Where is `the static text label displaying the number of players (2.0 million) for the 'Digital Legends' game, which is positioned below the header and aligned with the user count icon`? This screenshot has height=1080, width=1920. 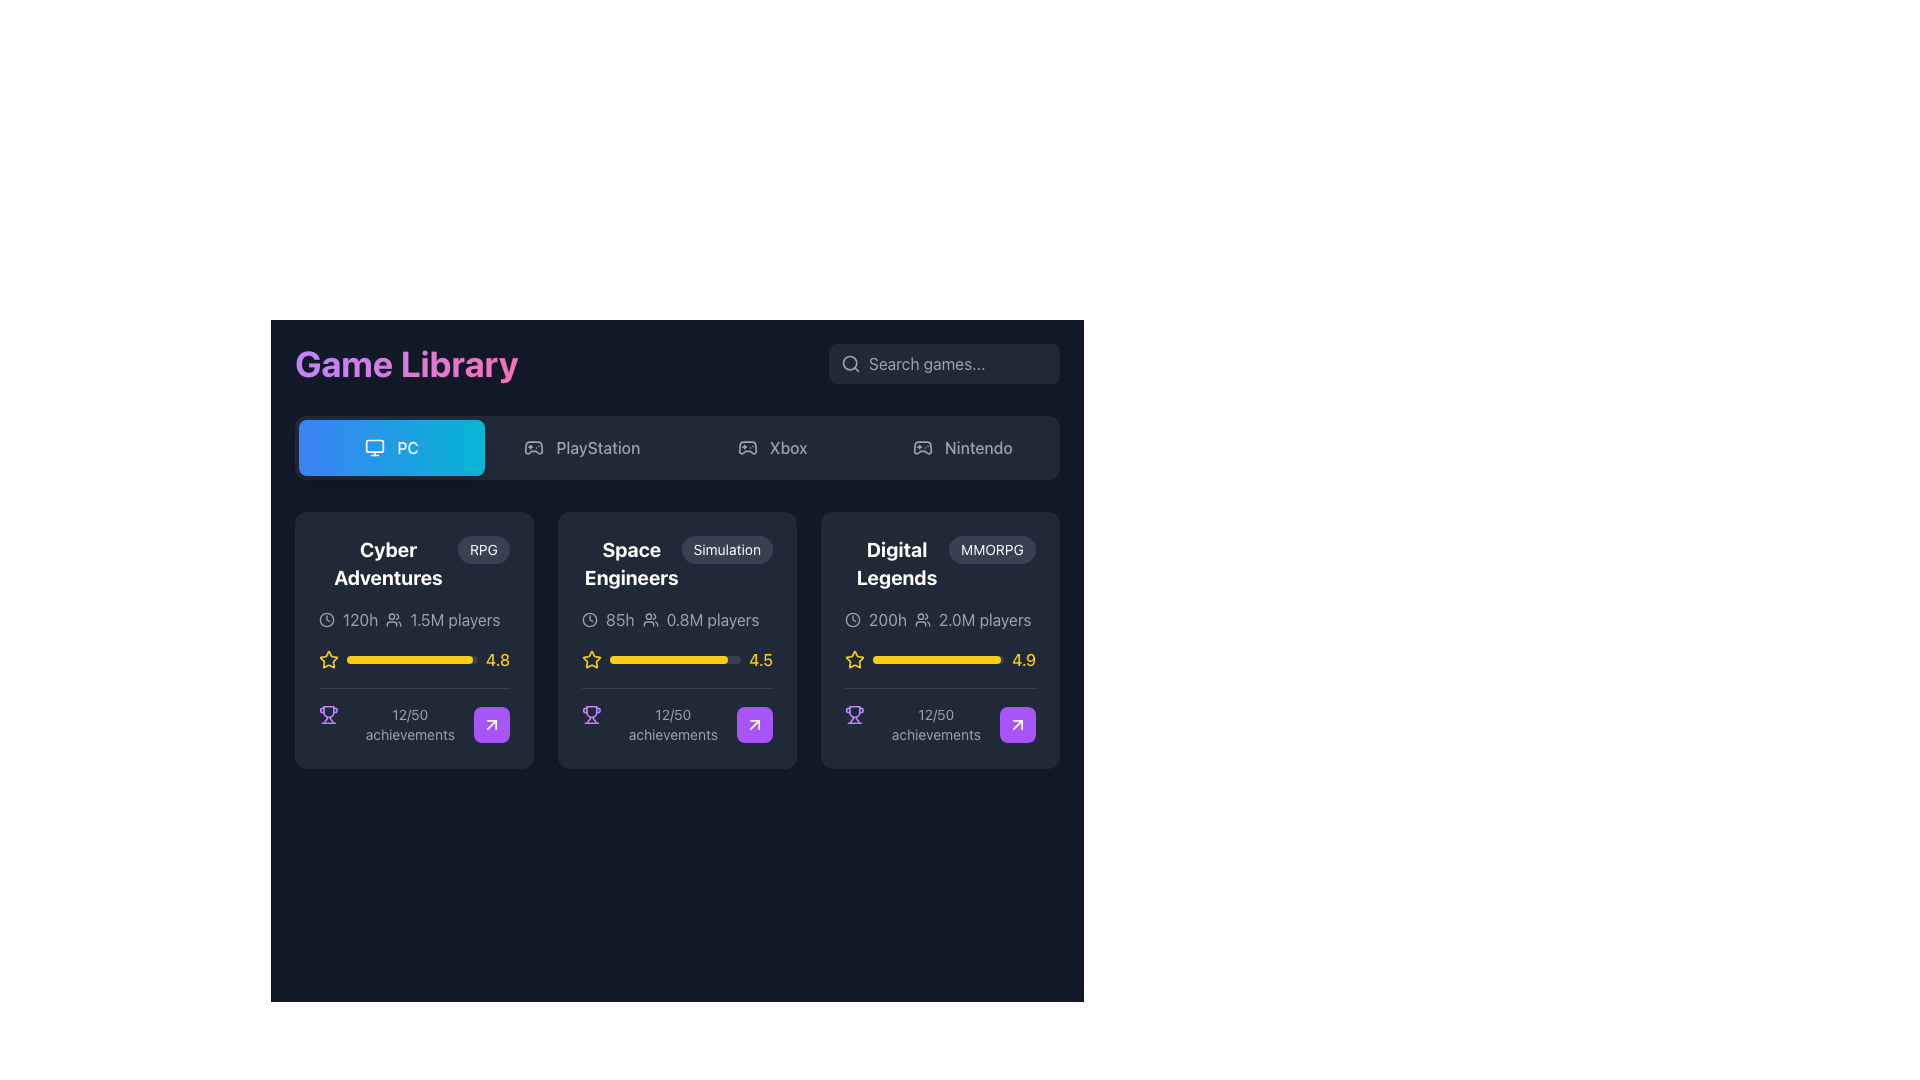
the static text label displaying the number of players (2.0 million) for the 'Digital Legends' game, which is positioned below the header and aligned with the user count icon is located at coordinates (985, 619).